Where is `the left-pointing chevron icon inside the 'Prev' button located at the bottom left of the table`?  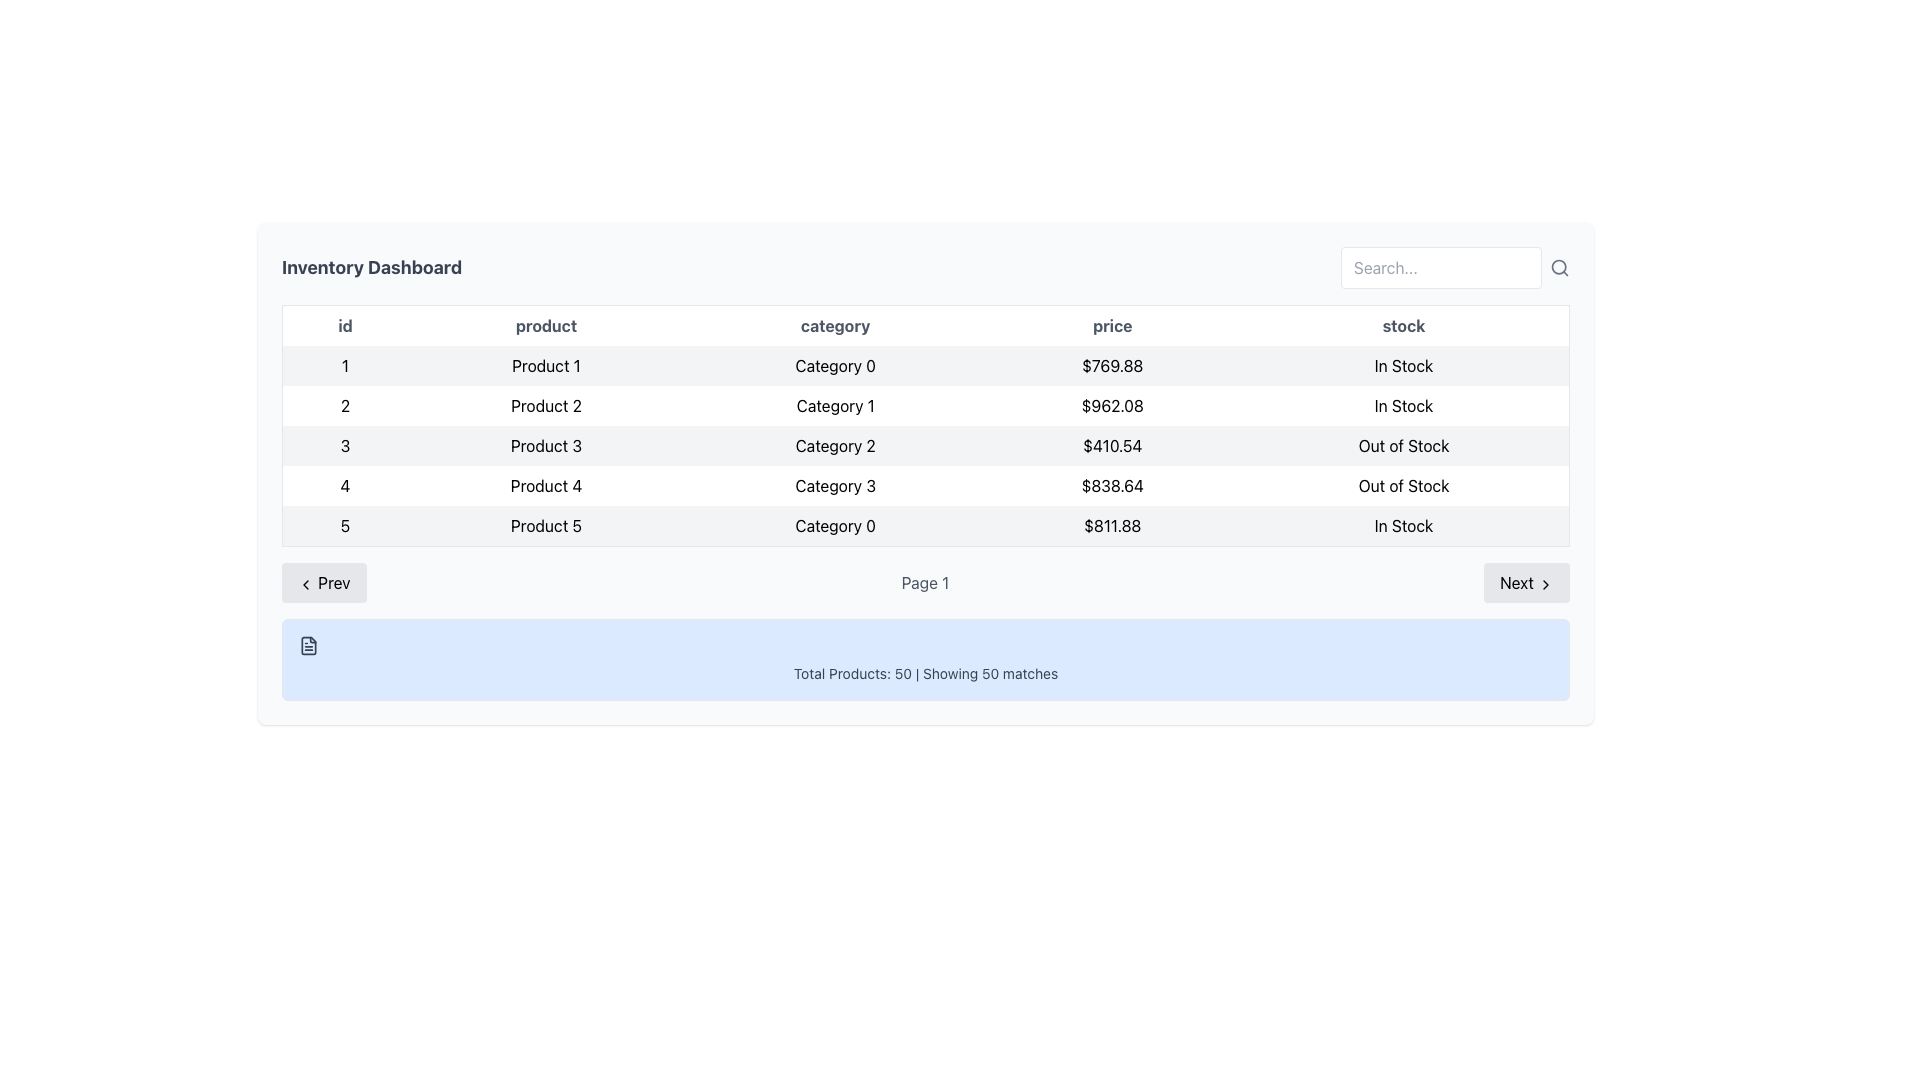 the left-pointing chevron icon inside the 'Prev' button located at the bottom left of the table is located at coordinates (305, 583).